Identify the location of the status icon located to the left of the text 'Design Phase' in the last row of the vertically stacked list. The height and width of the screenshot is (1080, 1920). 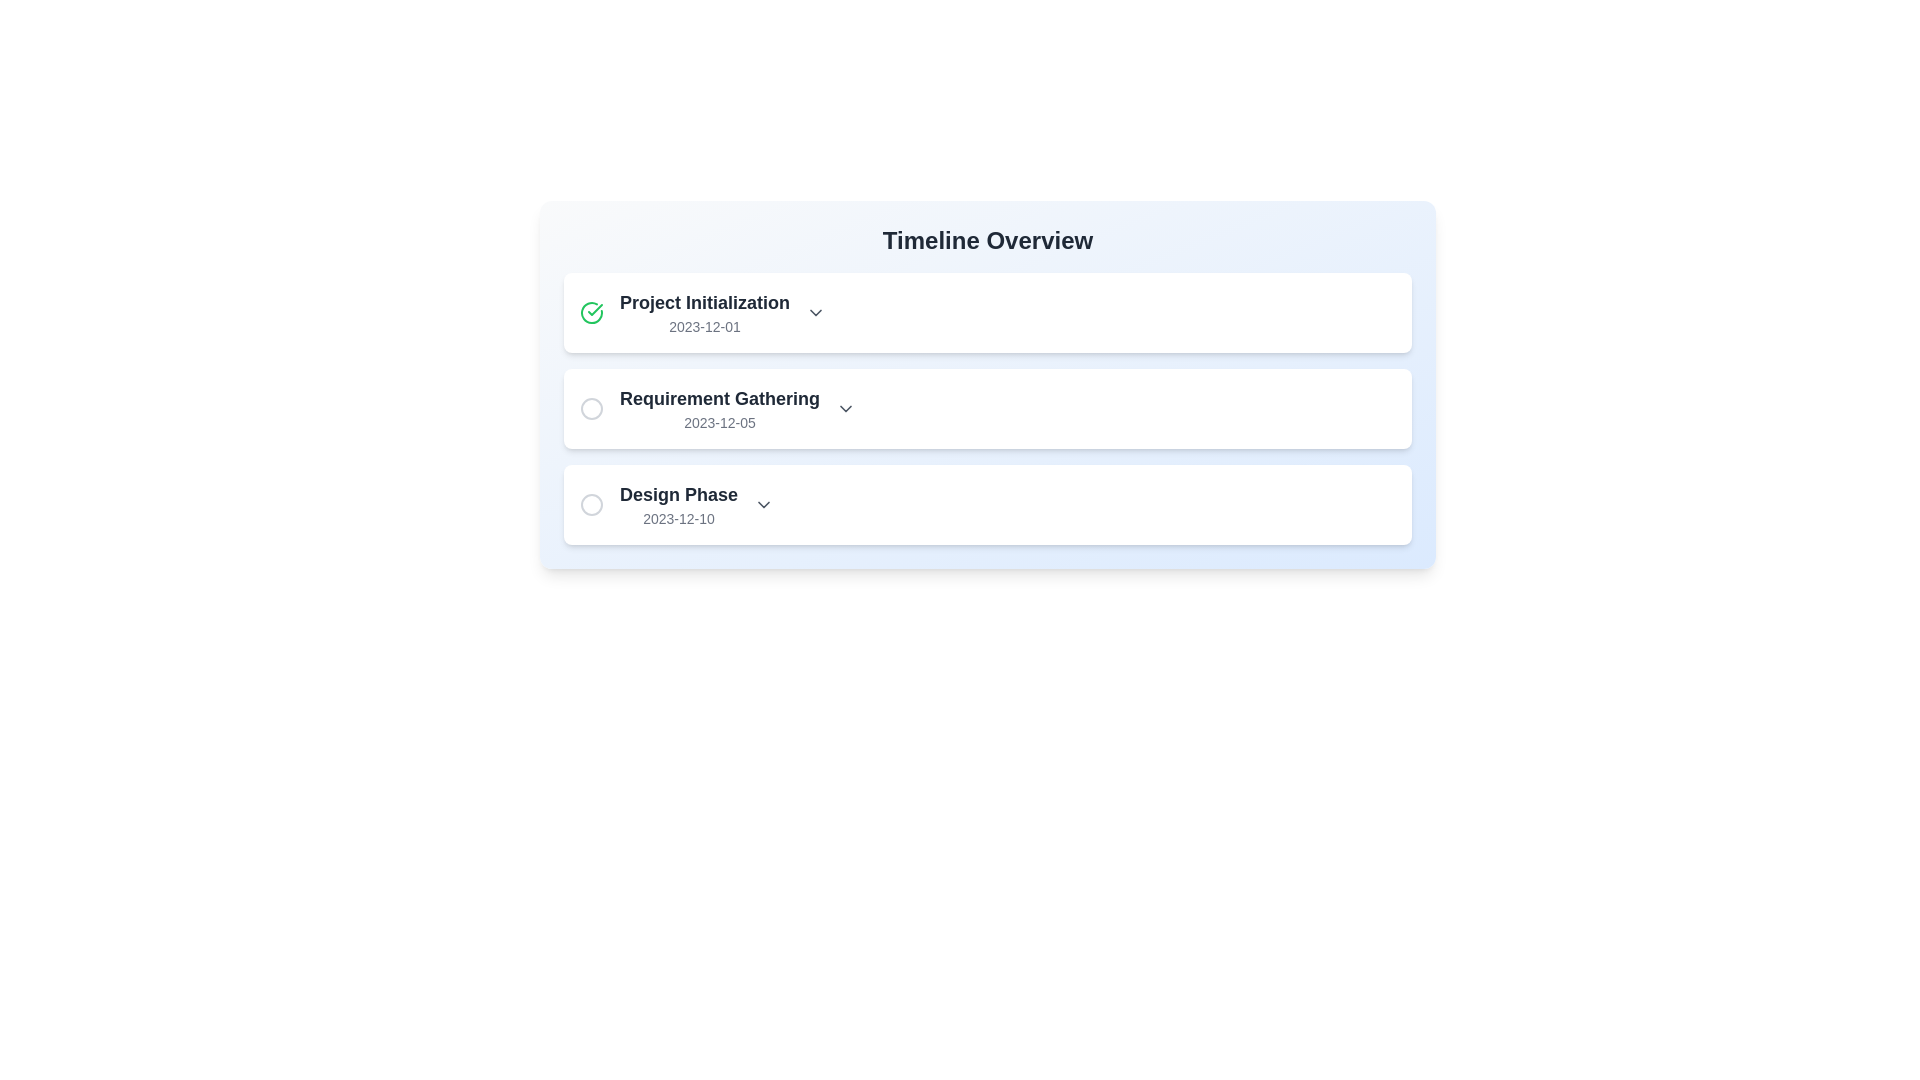
(590, 504).